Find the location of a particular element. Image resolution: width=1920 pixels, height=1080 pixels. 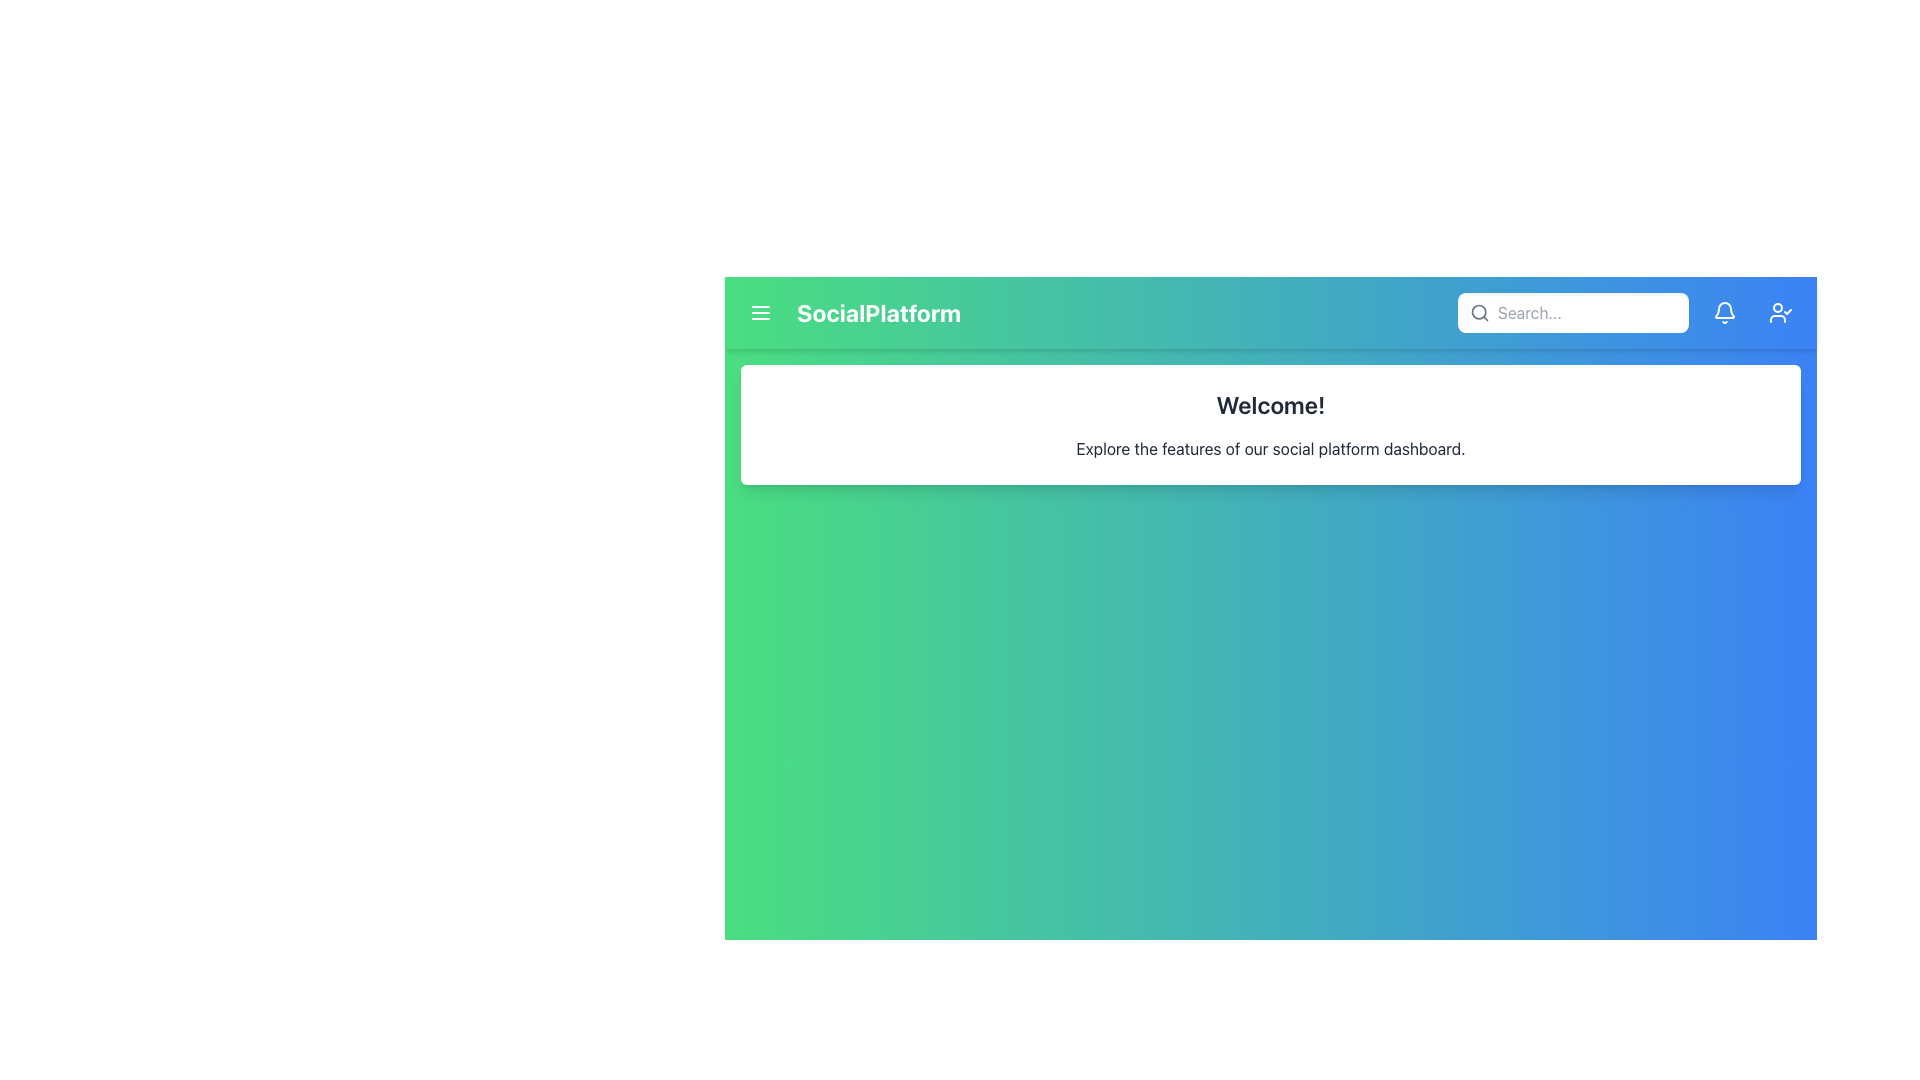

the bell icon representing notifications located at the top-right corner of the viewport is located at coordinates (1723, 312).